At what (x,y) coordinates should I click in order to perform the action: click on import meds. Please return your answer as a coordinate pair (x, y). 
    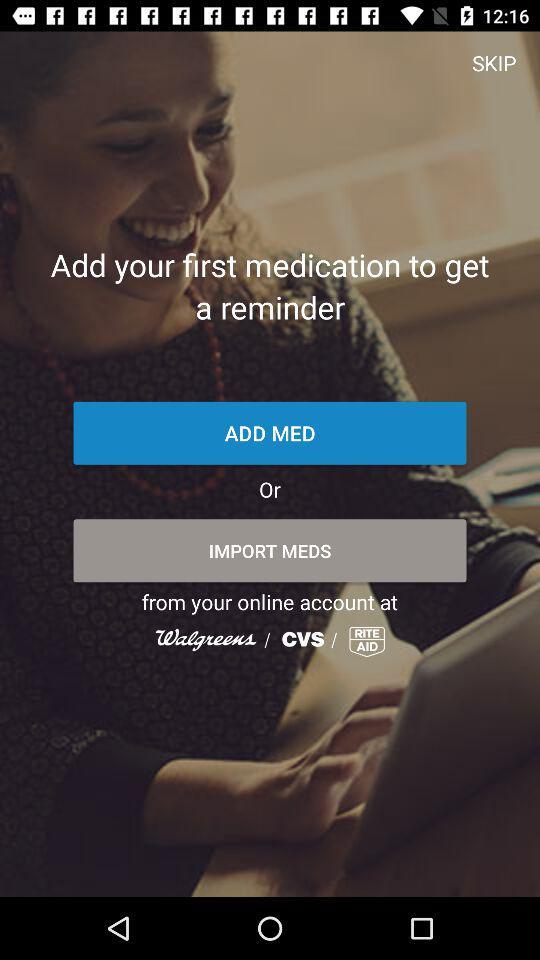
    Looking at the image, I should click on (270, 550).